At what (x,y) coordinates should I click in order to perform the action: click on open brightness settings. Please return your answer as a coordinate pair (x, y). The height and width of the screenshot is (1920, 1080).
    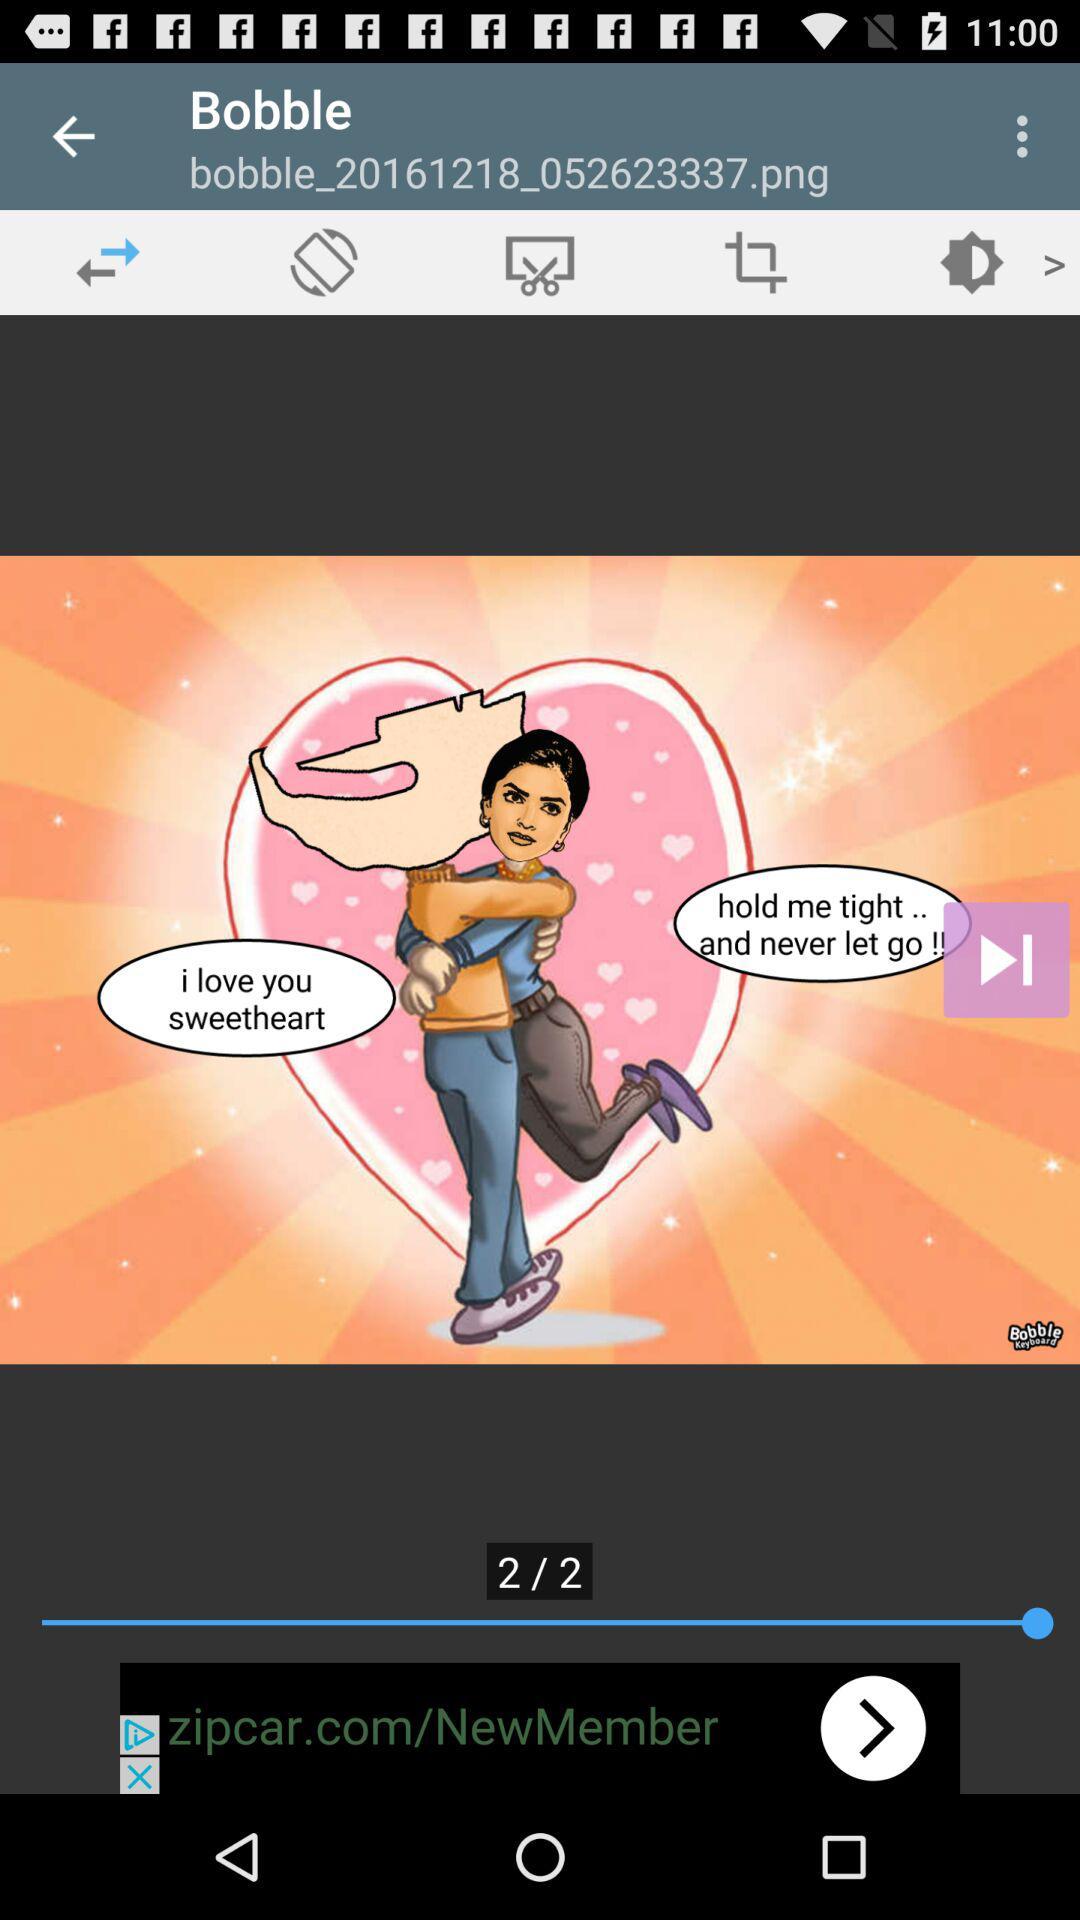
    Looking at the image, I should click on (971, 261).